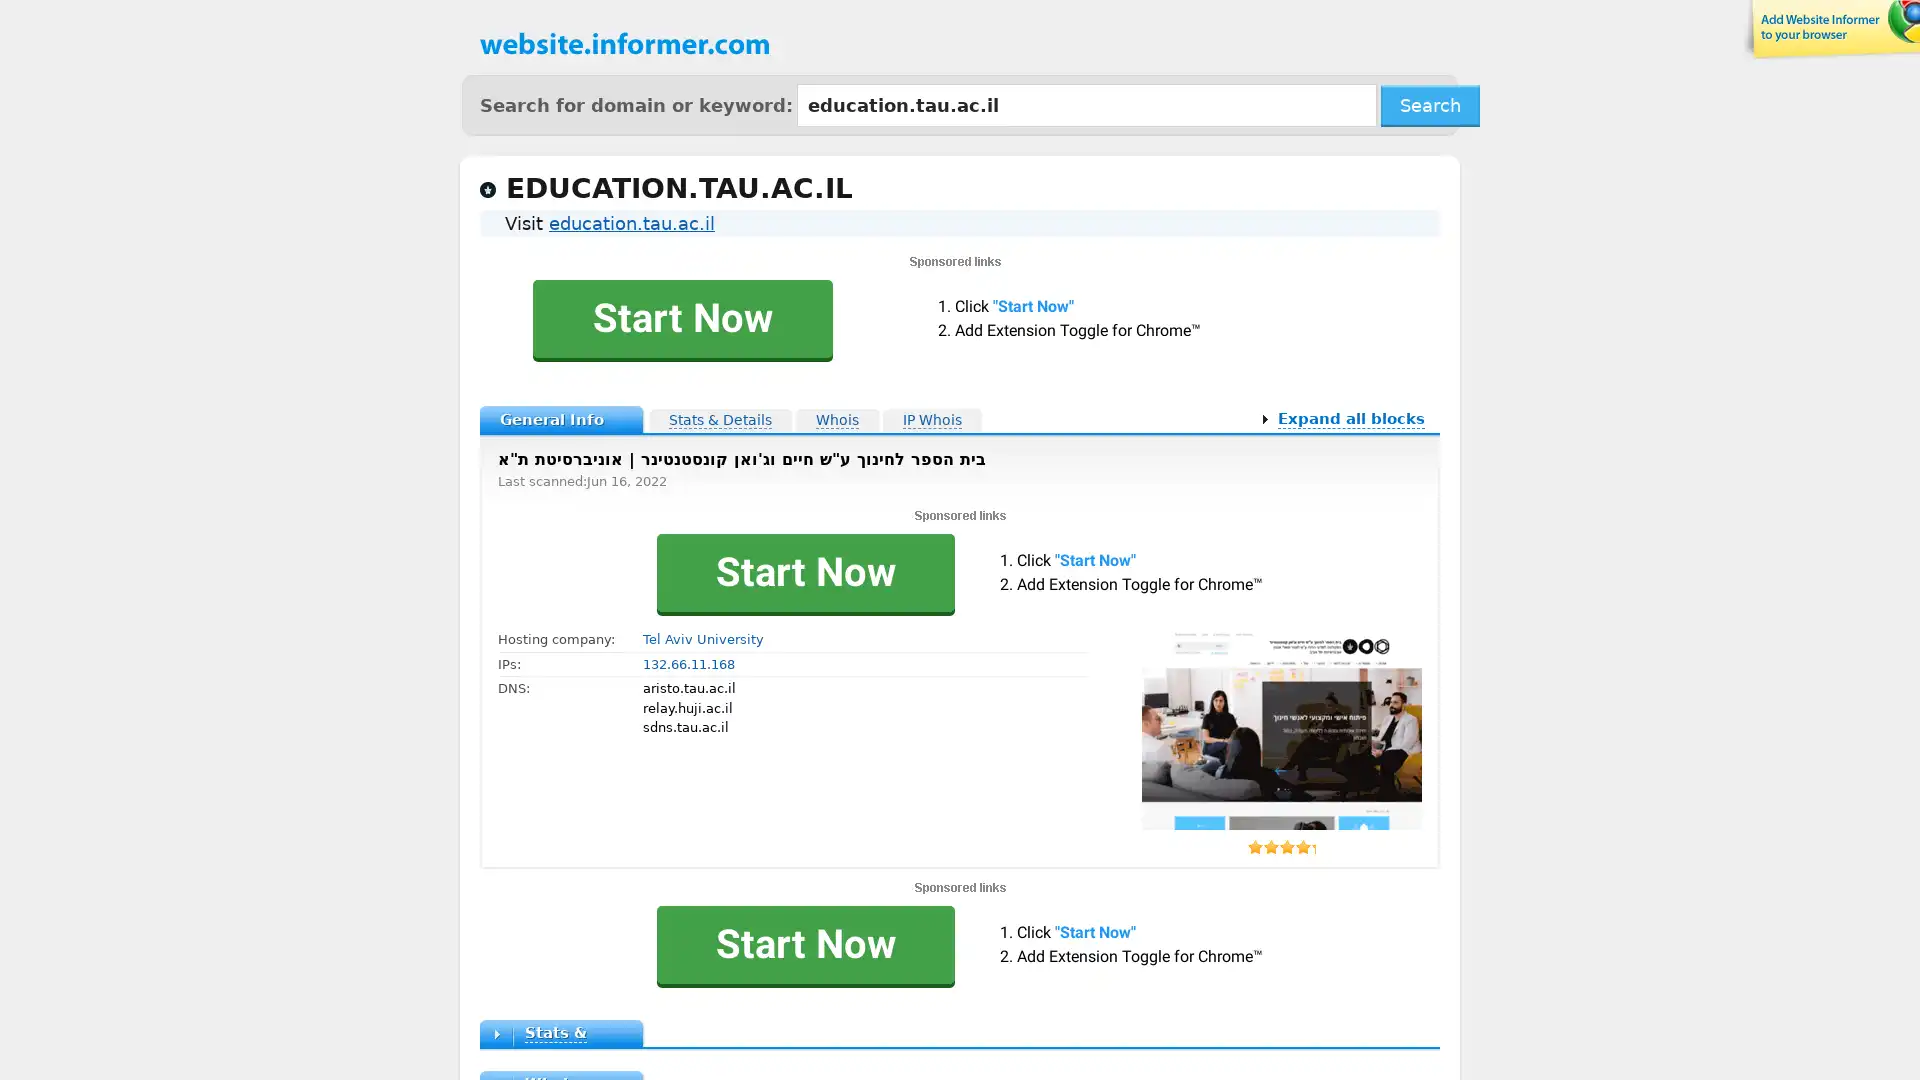 The width and height of the screenshot is (1920, 1080). Describe the element at coordinates (1429, 104) in the screenshot. I see `Search` at that location.